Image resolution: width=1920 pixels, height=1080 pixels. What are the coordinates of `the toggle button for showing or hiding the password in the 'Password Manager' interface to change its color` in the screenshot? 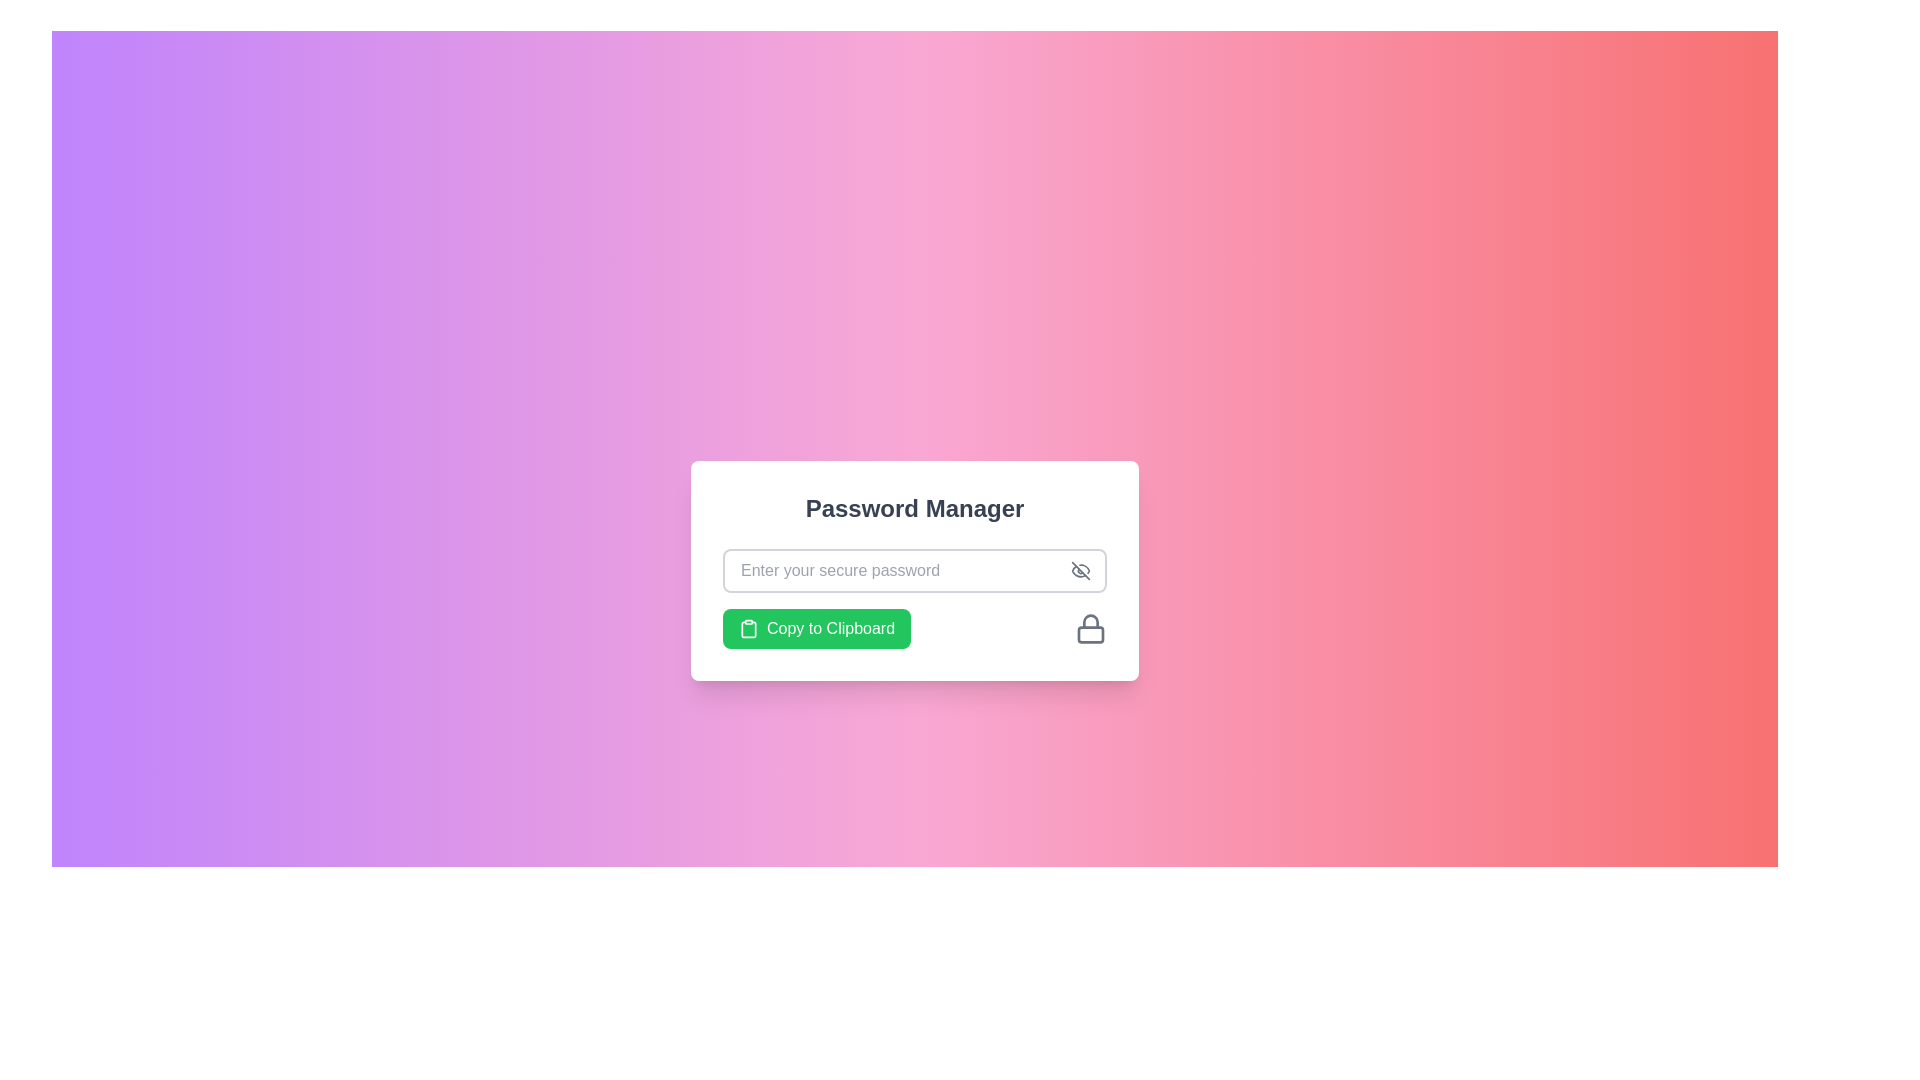 It's located at (1079, 570).